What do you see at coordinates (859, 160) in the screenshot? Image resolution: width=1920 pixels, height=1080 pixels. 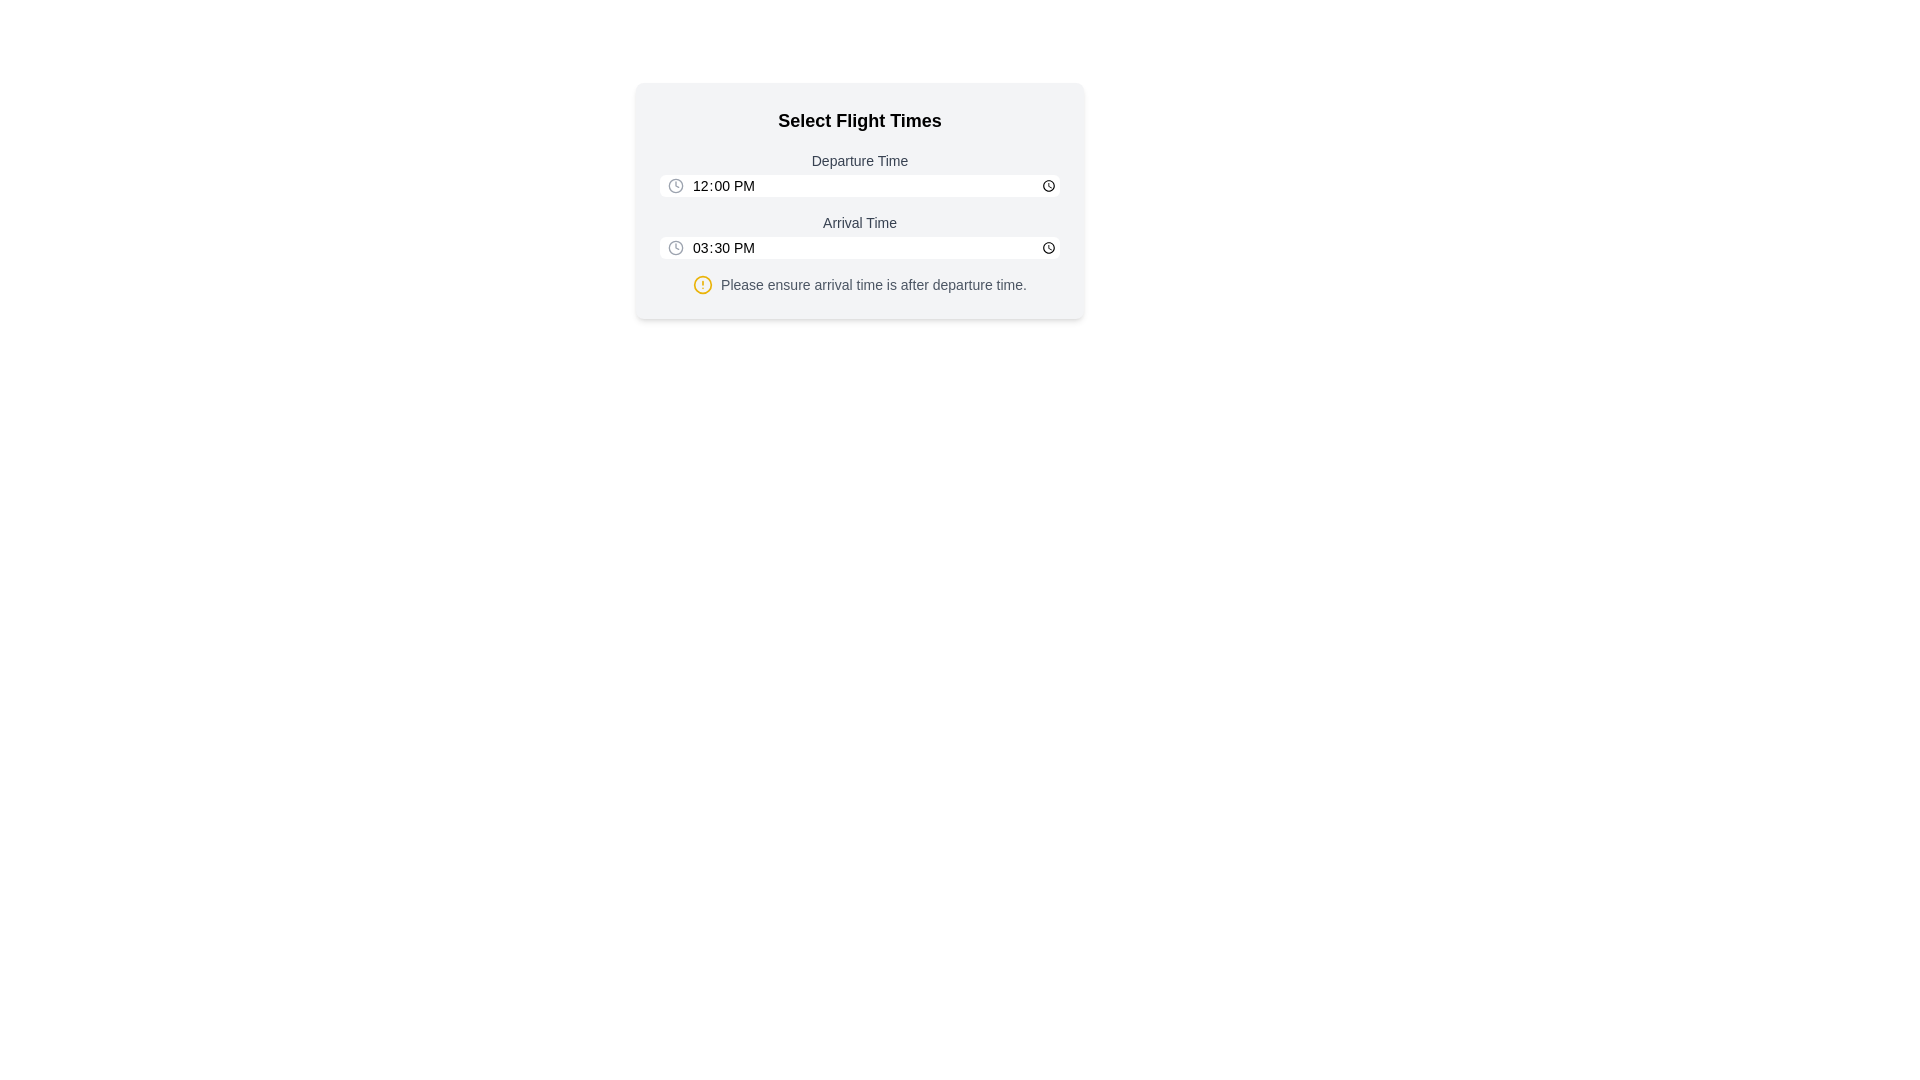 I see `the 'Departure Time' label, which displays the text in a small, medium-weight grayish font located at the top-center of the panel above the associated input field` at bounding box center [859, 160].